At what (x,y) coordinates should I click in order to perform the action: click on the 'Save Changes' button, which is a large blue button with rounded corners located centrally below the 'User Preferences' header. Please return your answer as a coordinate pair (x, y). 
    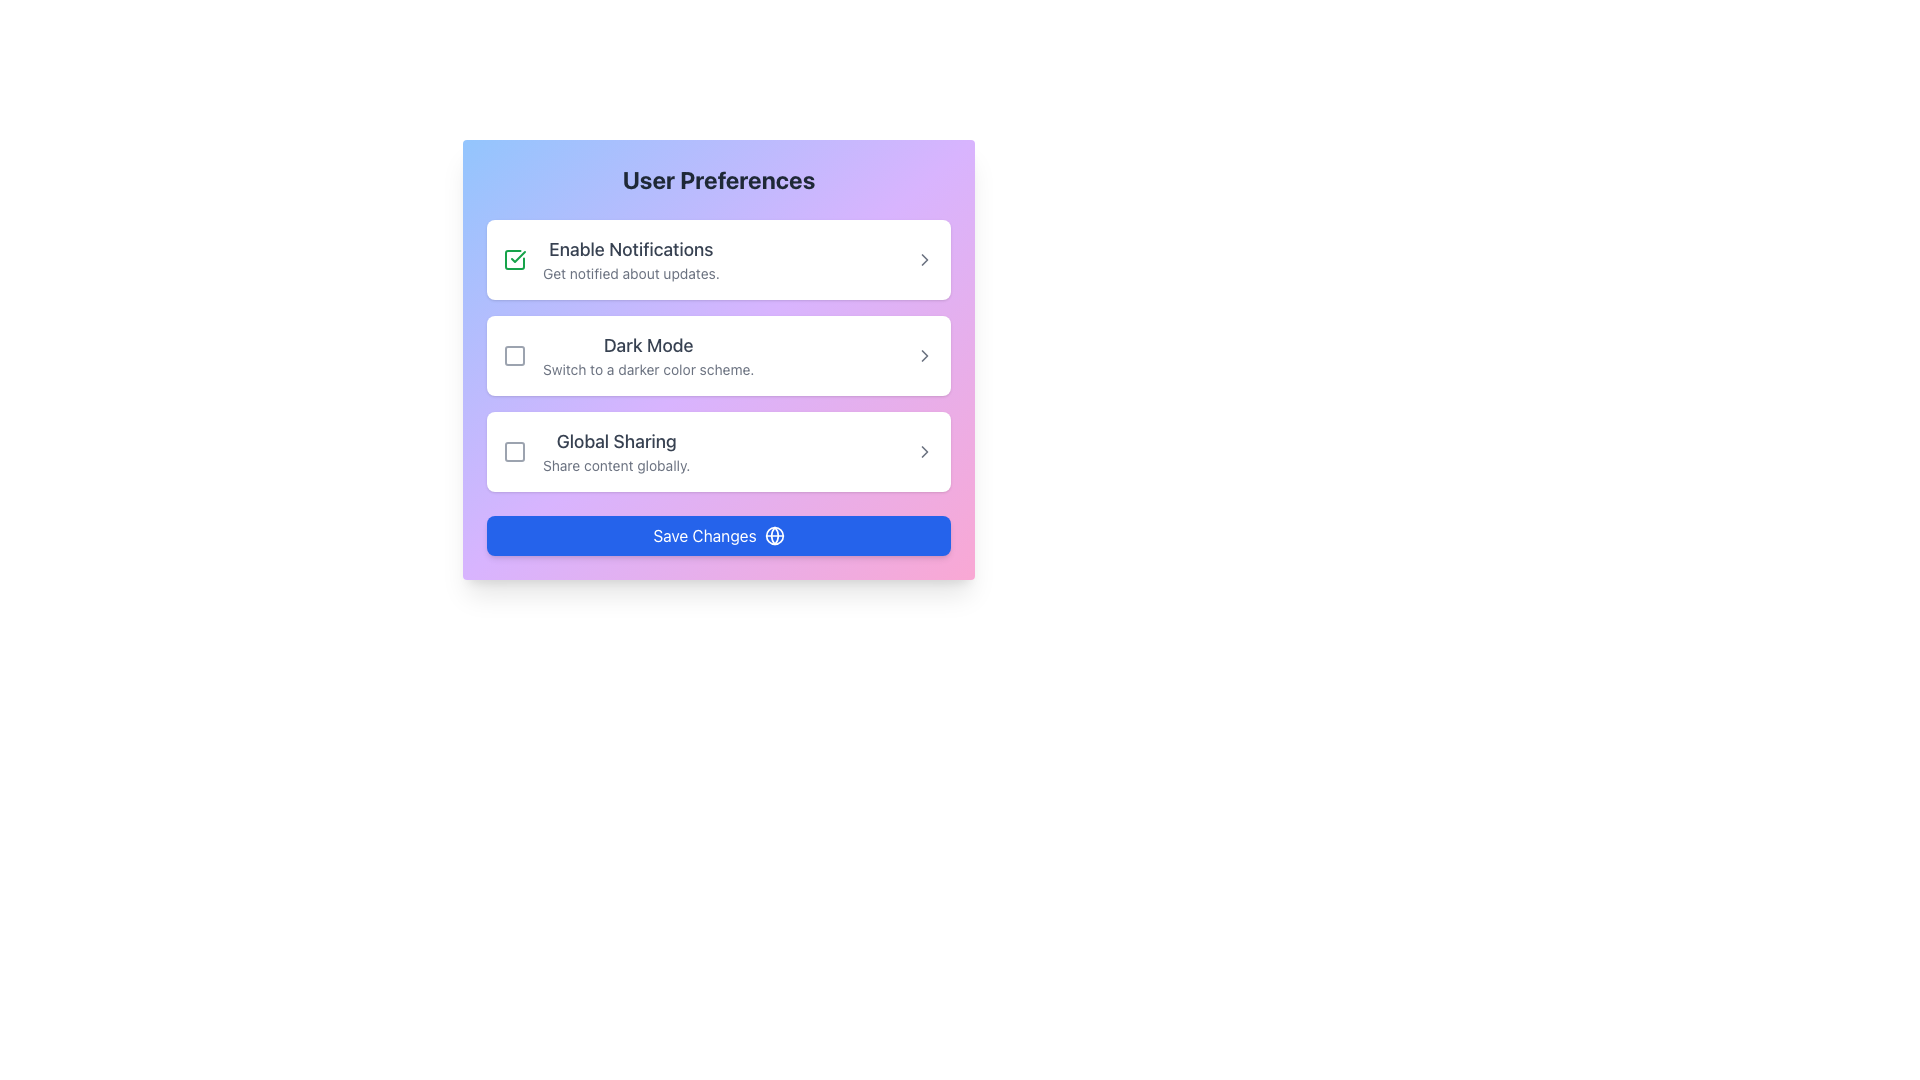
    Looking at the image, I should click on (719, 535).